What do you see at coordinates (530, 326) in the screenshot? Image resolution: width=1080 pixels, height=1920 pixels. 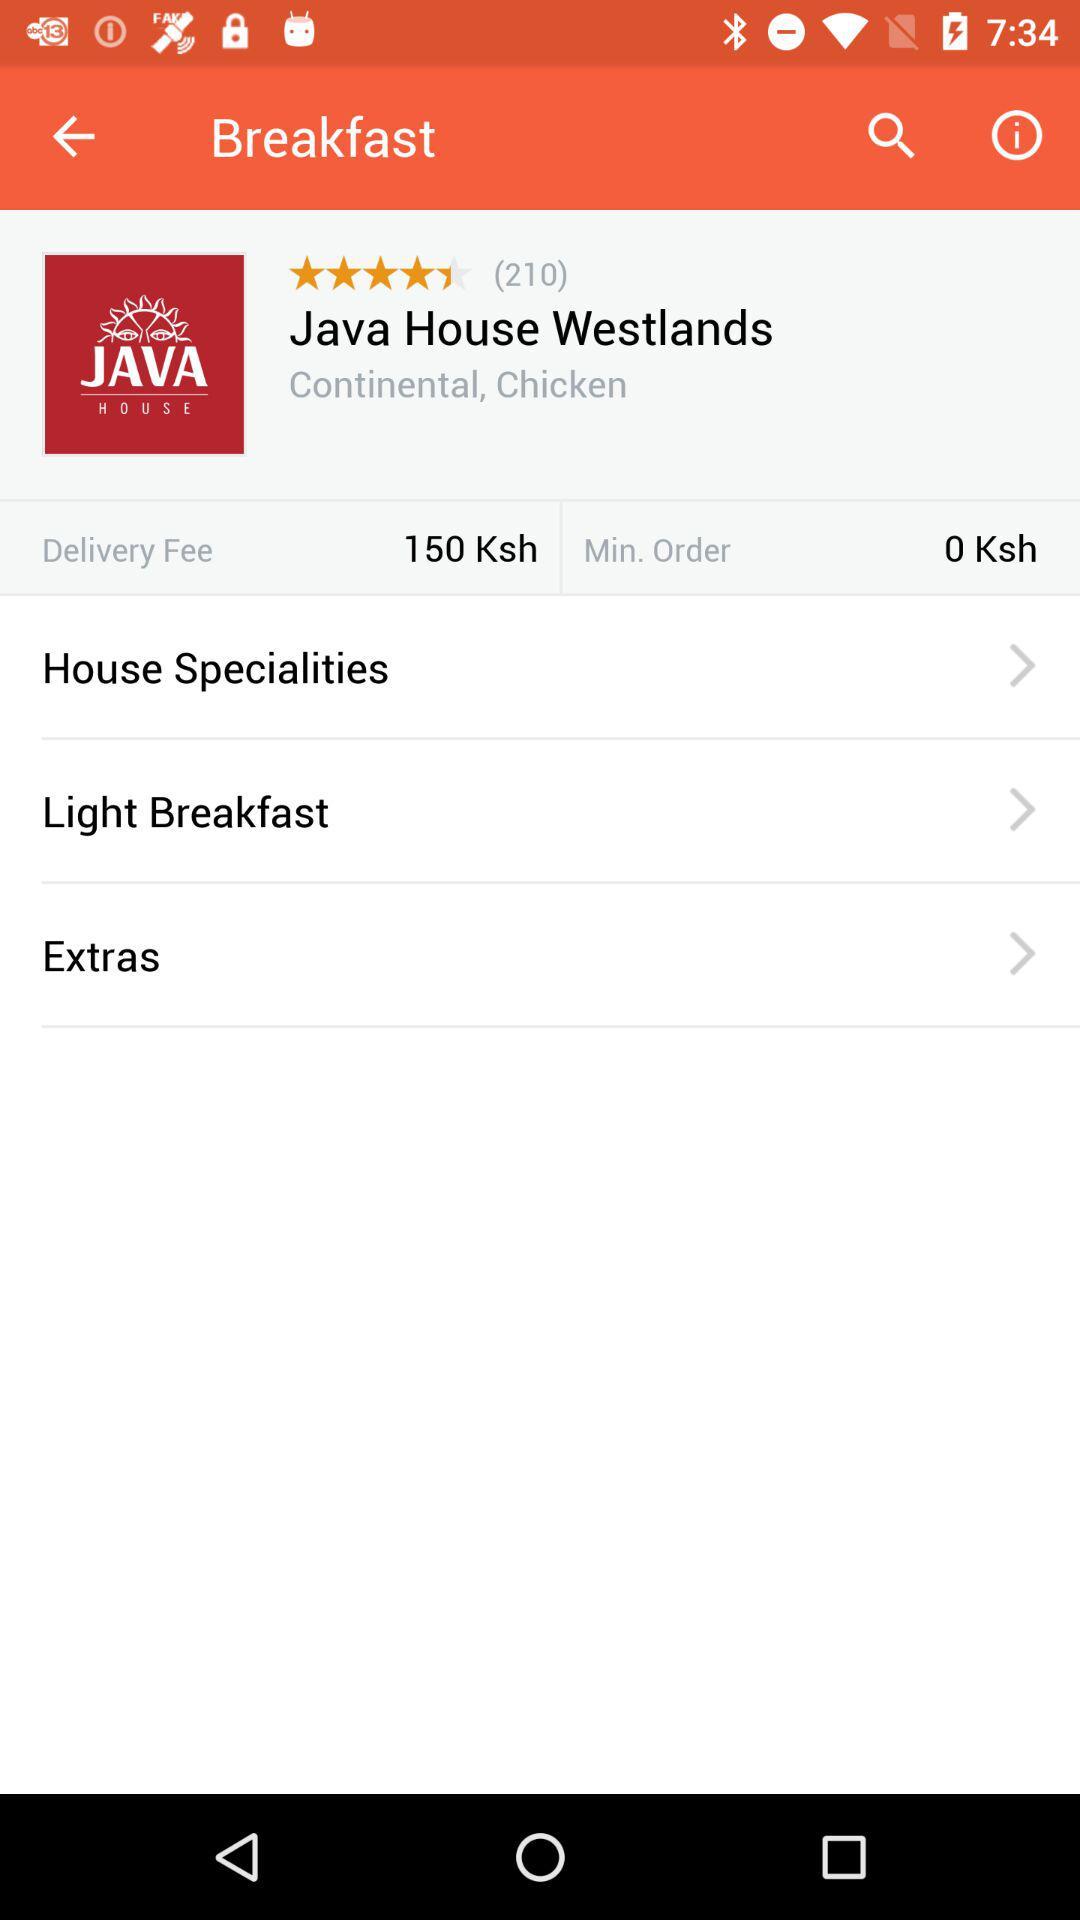 I see `java house westlands item` at bounding box center [530, 326].